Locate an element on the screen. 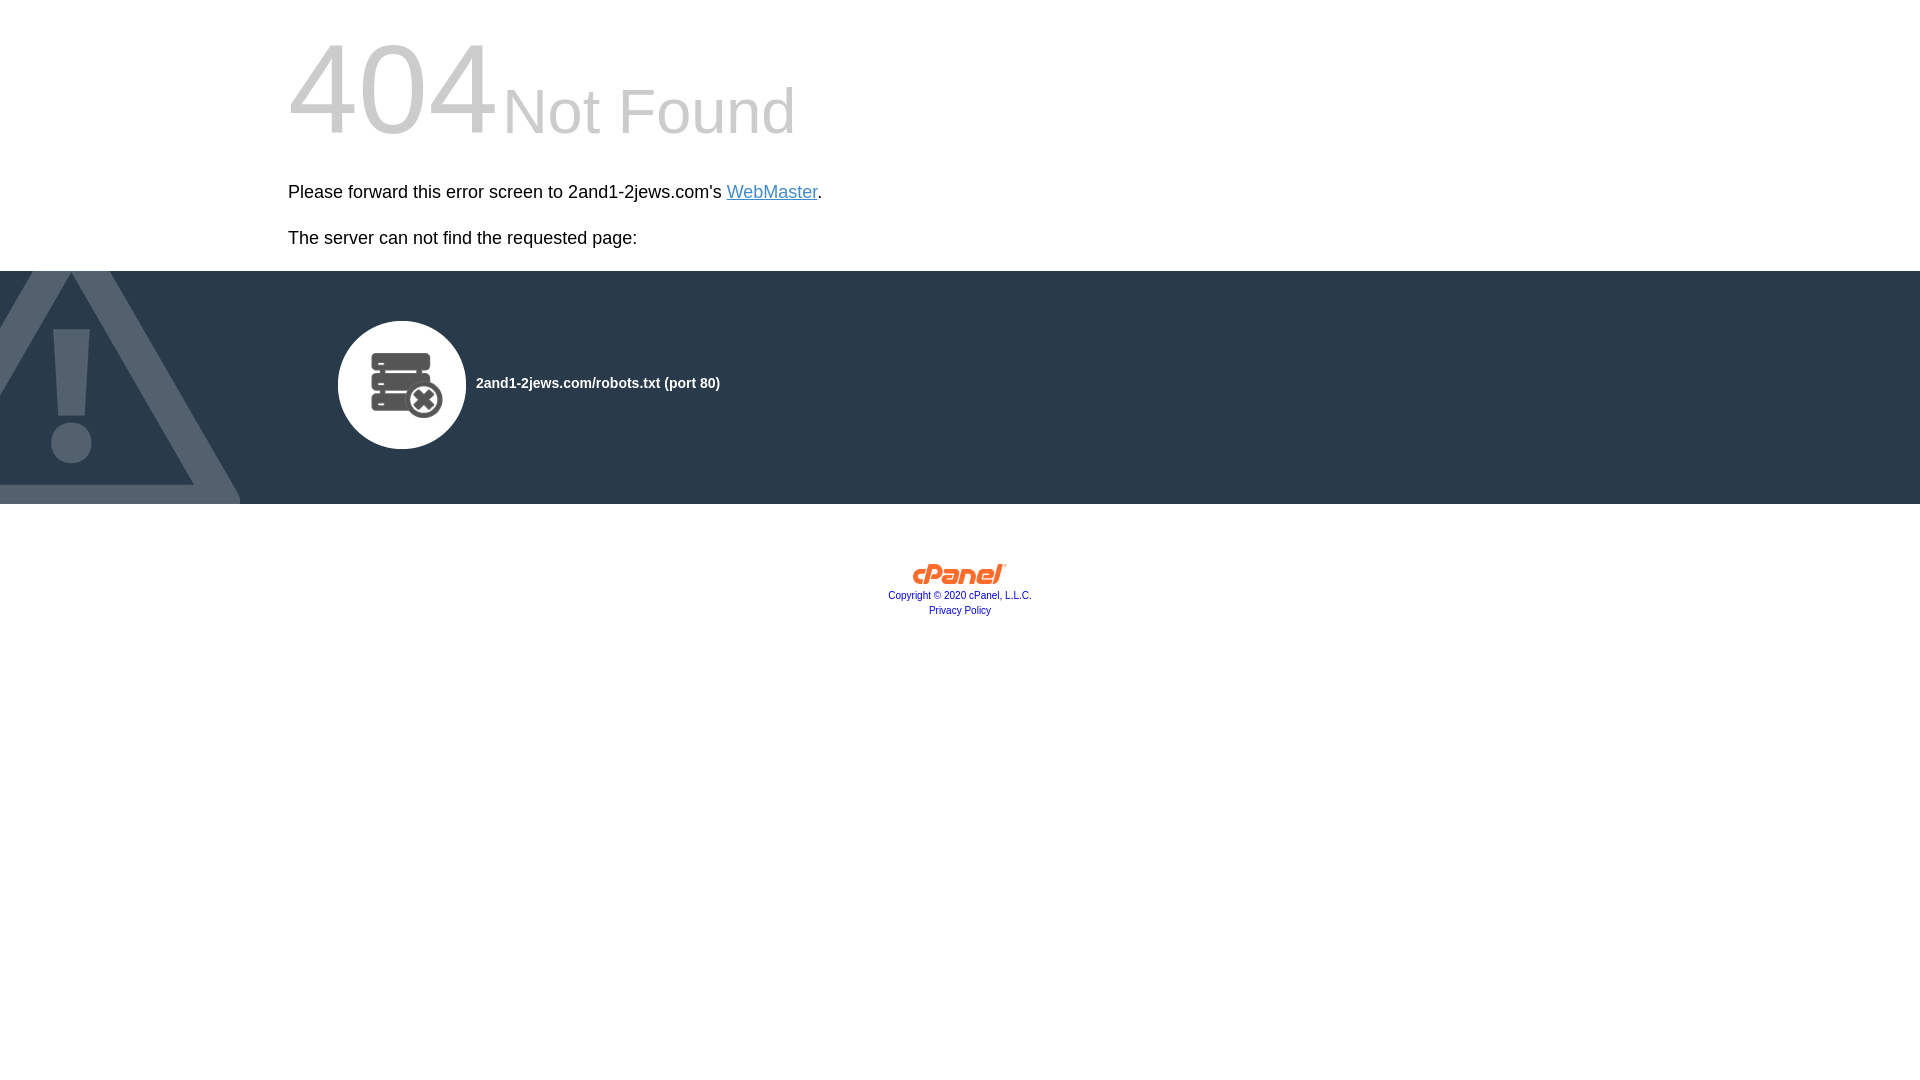 The image size is (1920, 1080). 'cPanel, Inc.' is located at coordinates (960, 578).